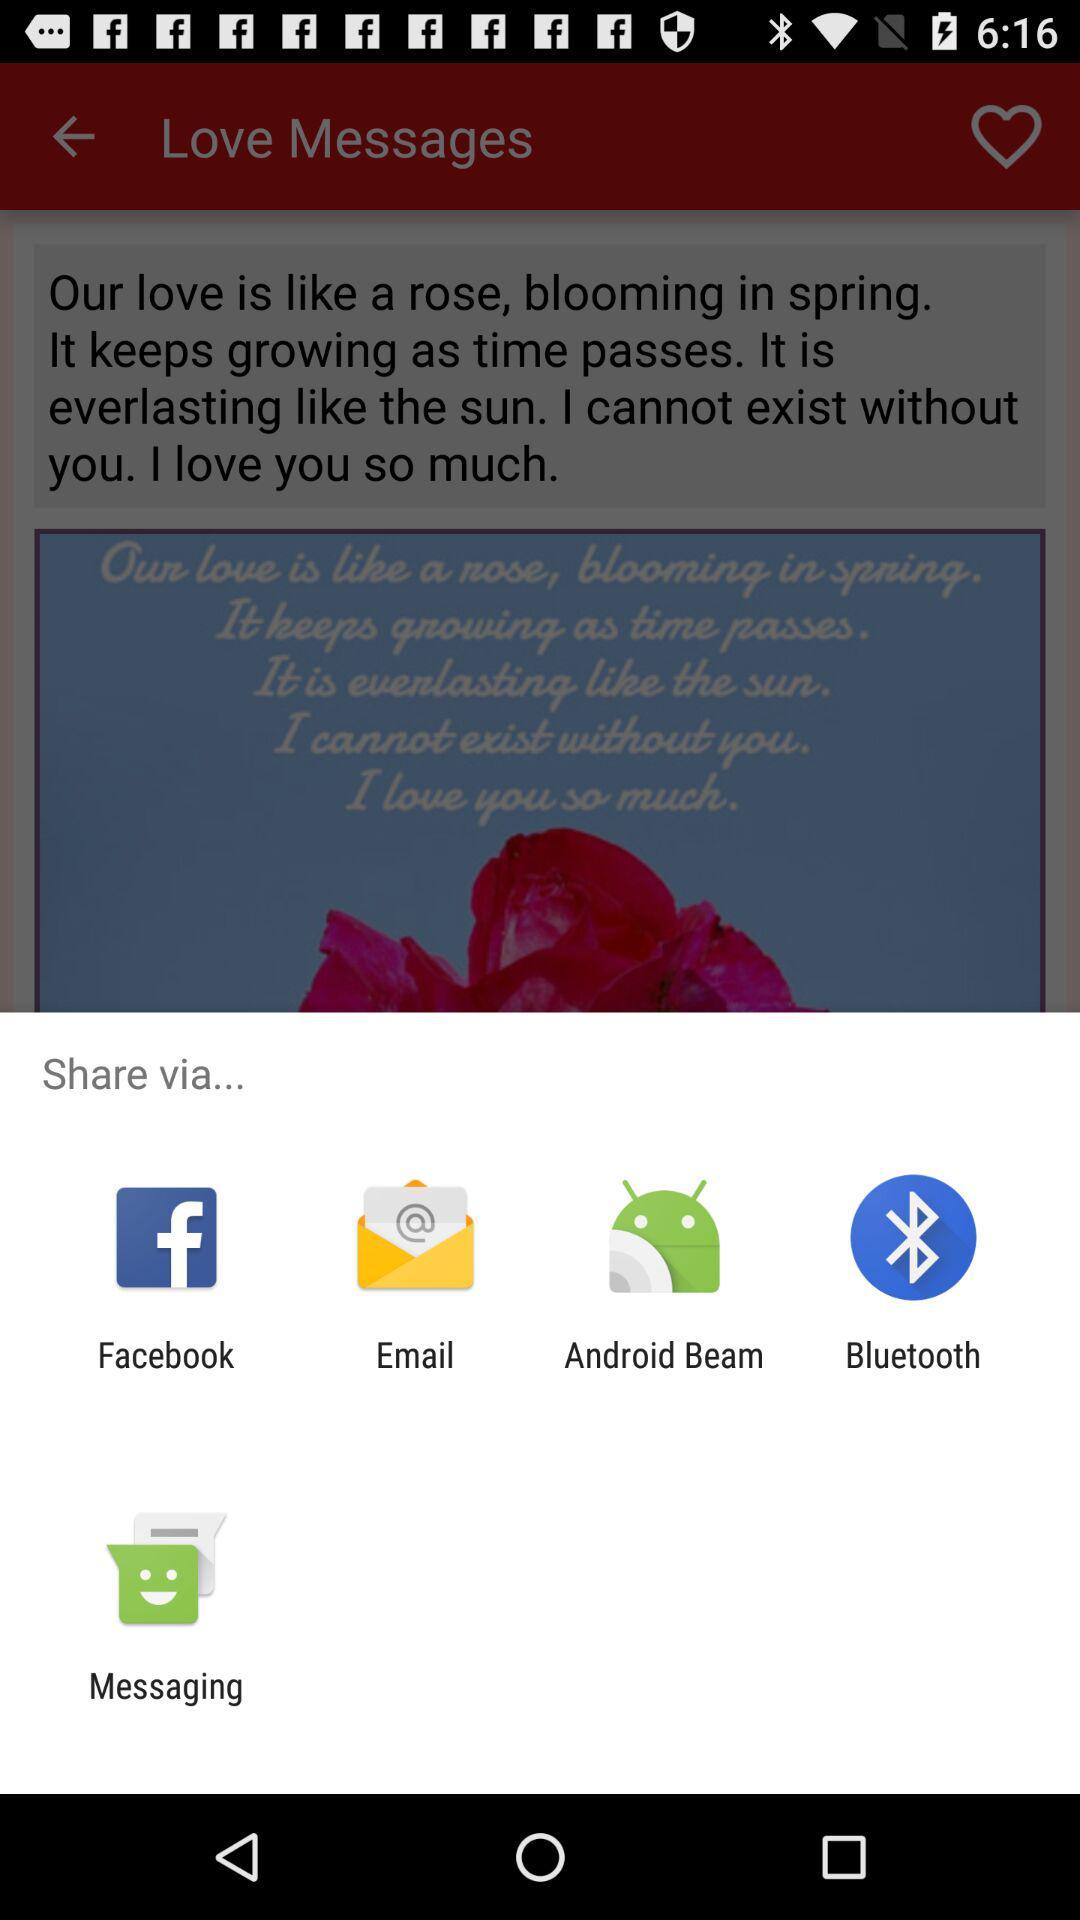 This screenshot has height=1920, width=1080. What do you see at coordinates (664, 1374) in the screenshot?
I see `android beam item` at bounding box center [664, 1374].